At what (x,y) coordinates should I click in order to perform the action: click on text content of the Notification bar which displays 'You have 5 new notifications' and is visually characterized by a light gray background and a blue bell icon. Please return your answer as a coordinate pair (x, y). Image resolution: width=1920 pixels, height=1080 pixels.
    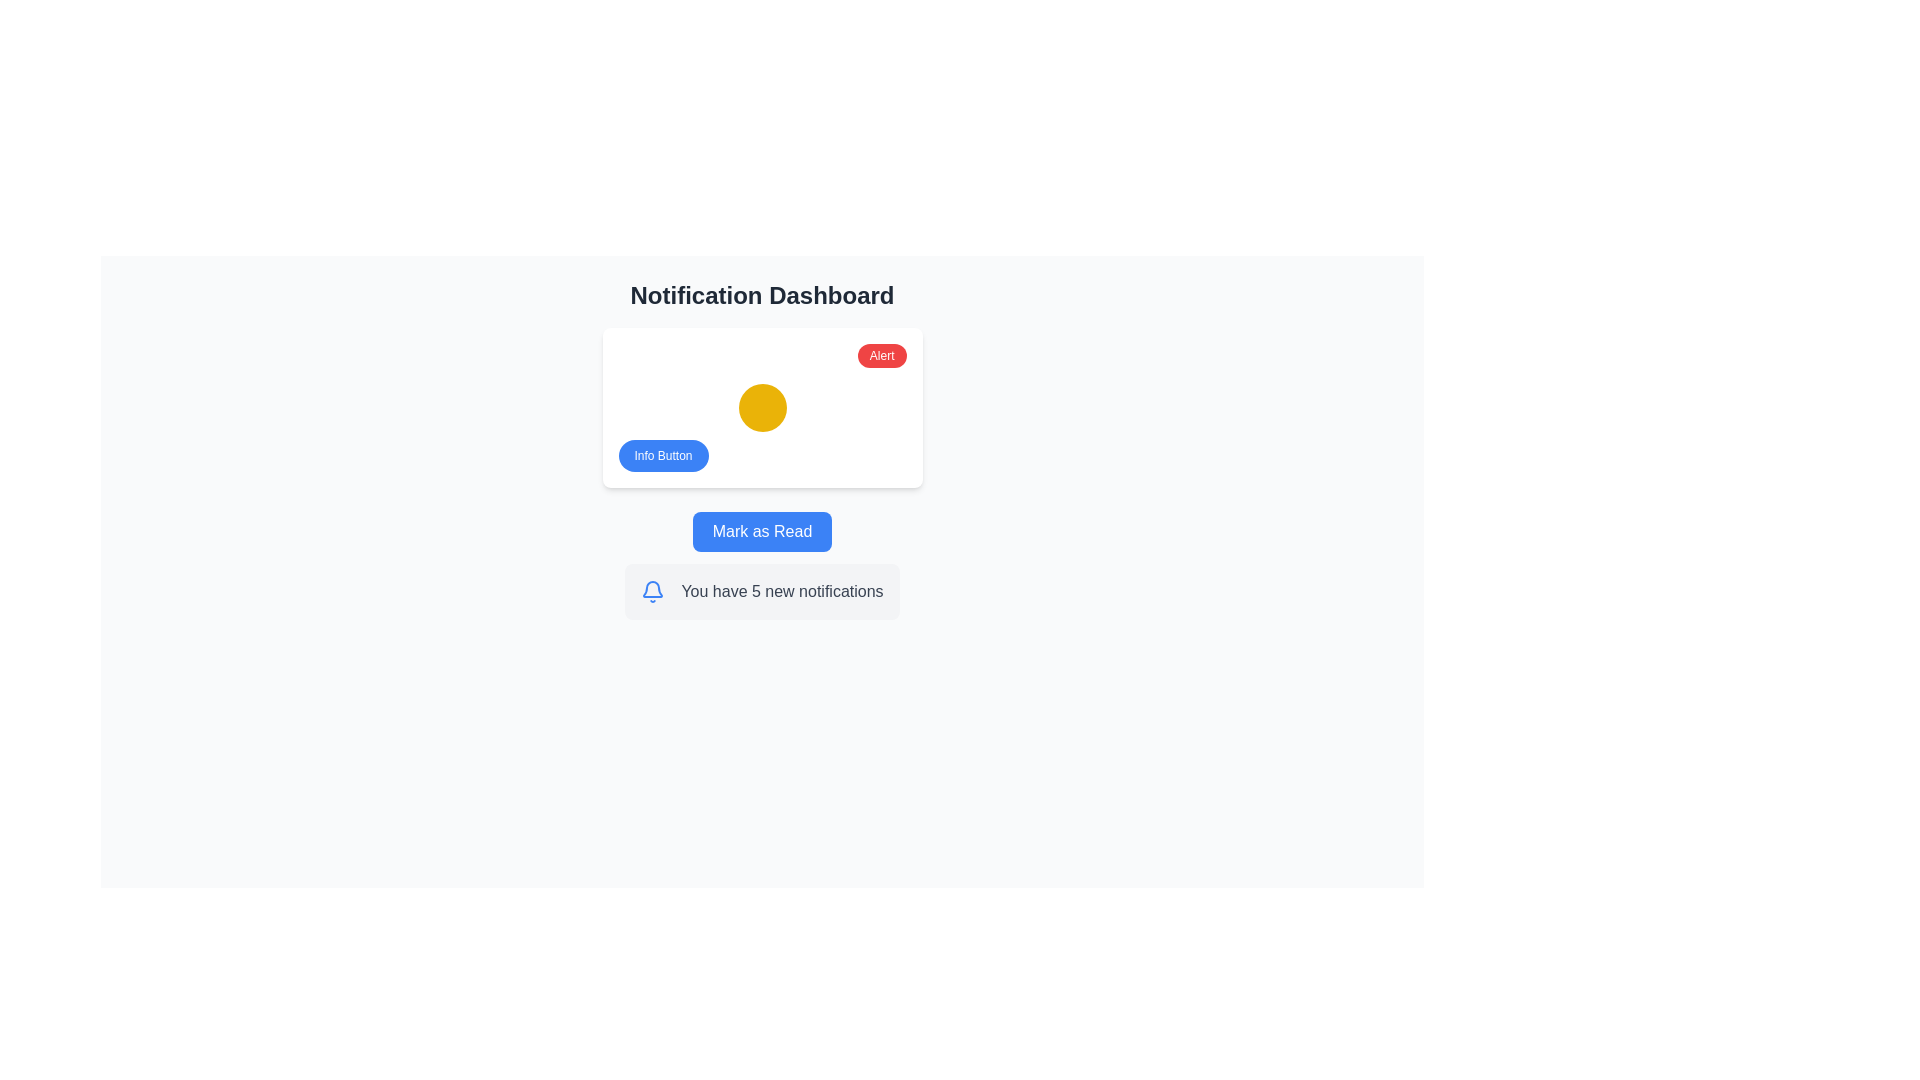
    Looking at the image, I should click on (761, 590).